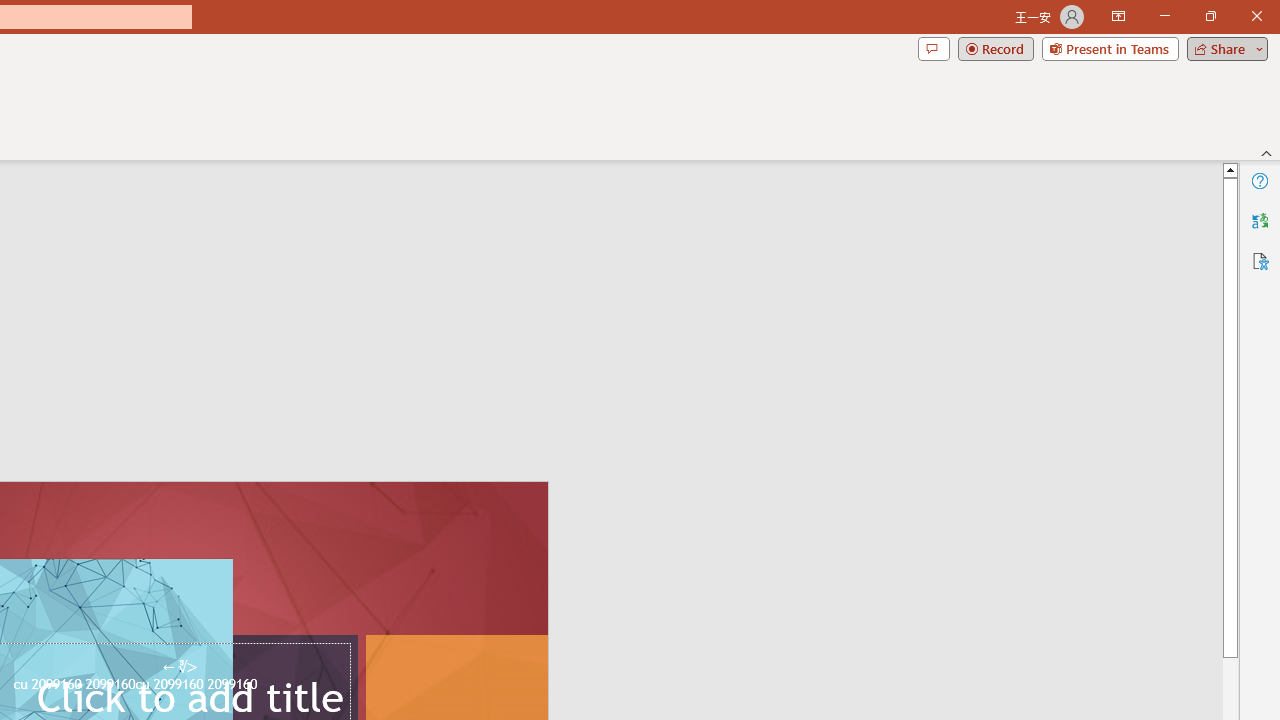  Describe the element at coordinates (186, 685) in the screenshot. I see `'TextBox 61'` at that location.